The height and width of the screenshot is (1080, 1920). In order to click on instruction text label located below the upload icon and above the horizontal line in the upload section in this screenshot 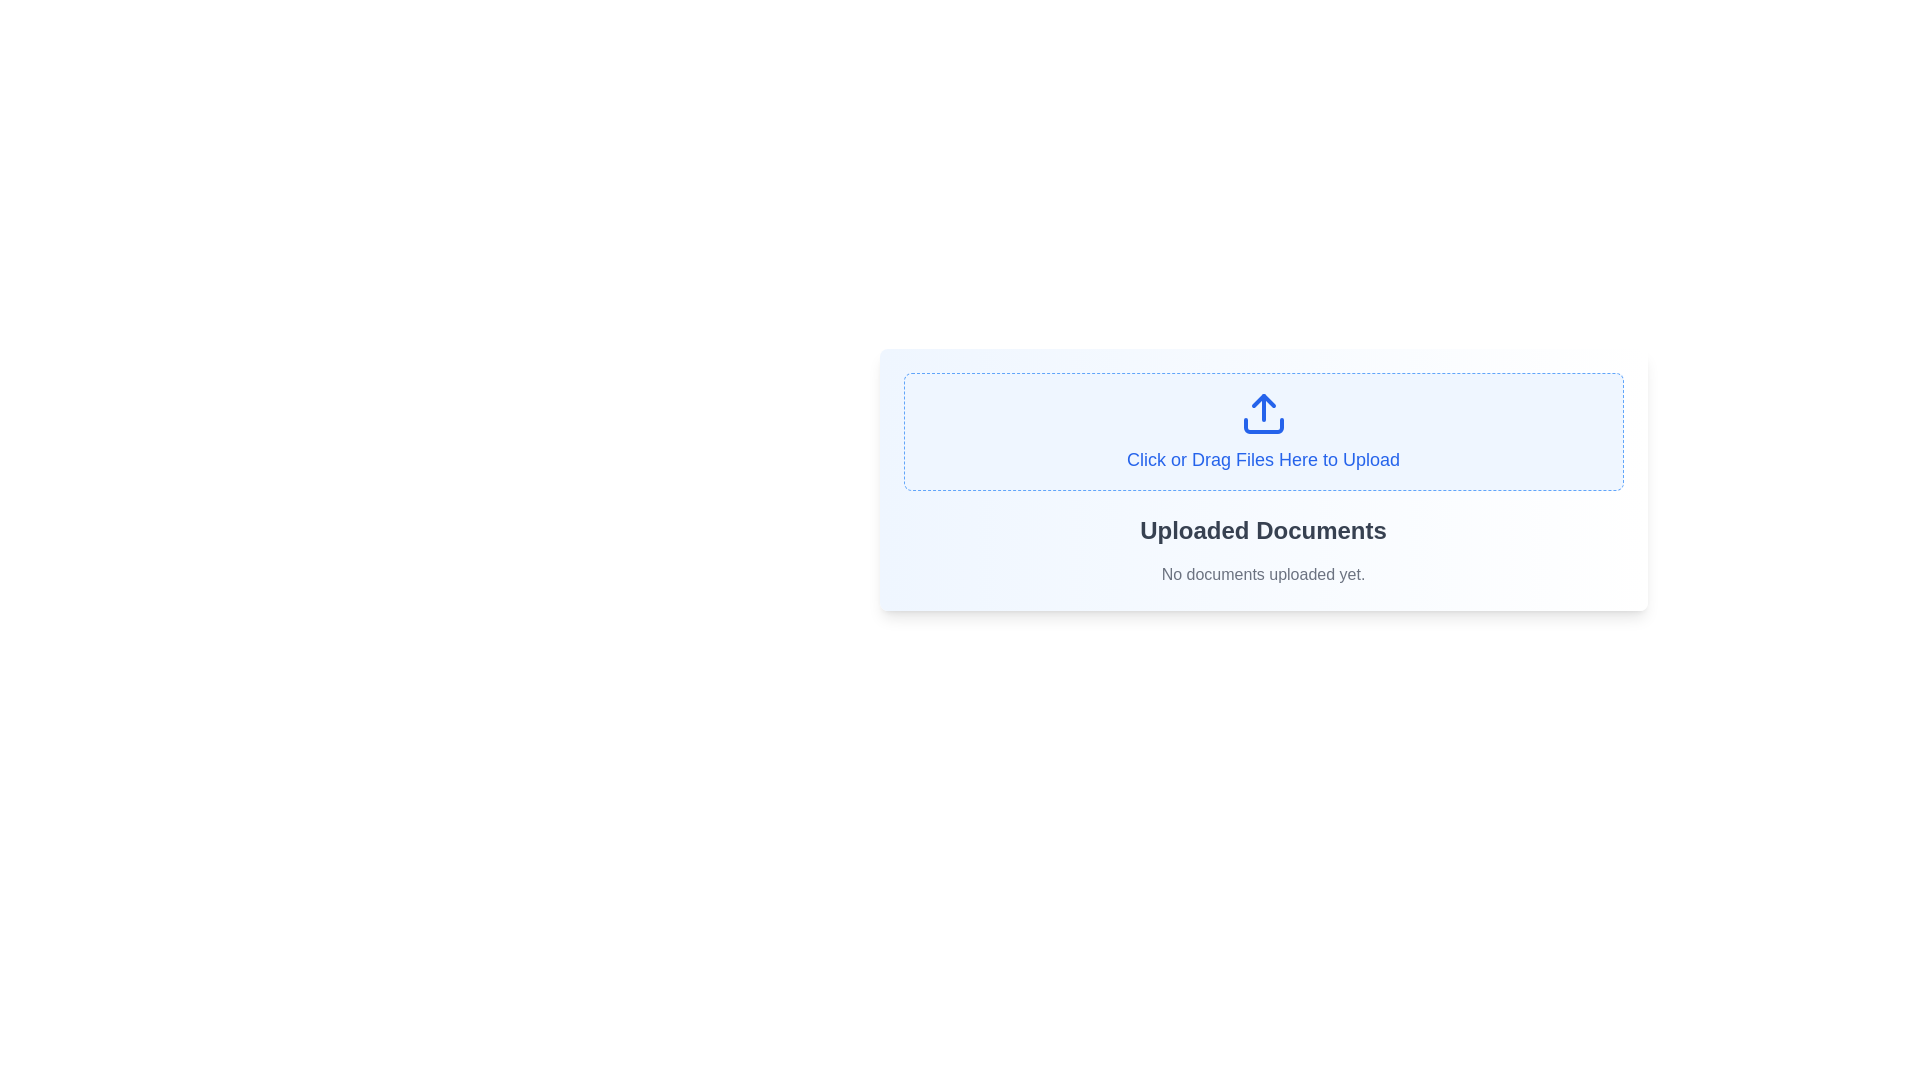, I will do `click(1262, 459)`.